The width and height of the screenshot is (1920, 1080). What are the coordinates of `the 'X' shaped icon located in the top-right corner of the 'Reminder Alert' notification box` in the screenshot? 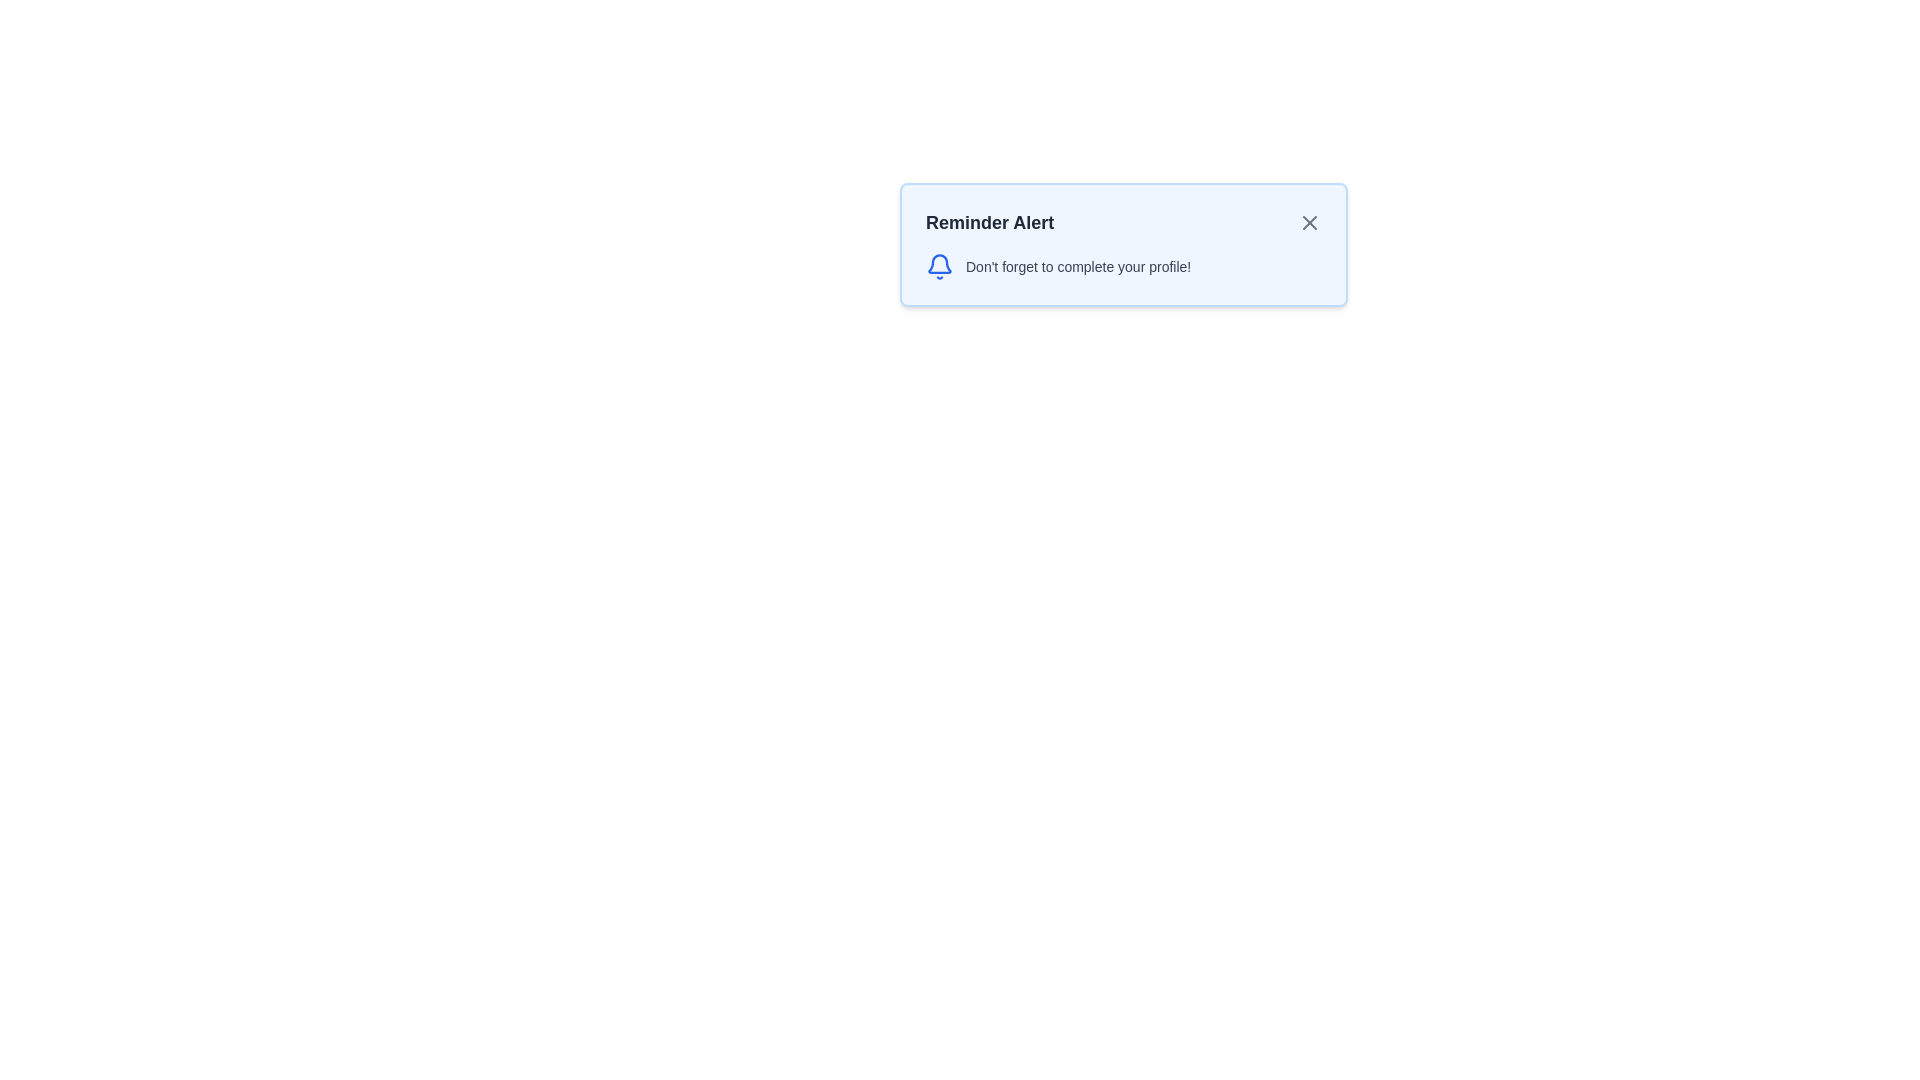 It's located at (1310, 223).